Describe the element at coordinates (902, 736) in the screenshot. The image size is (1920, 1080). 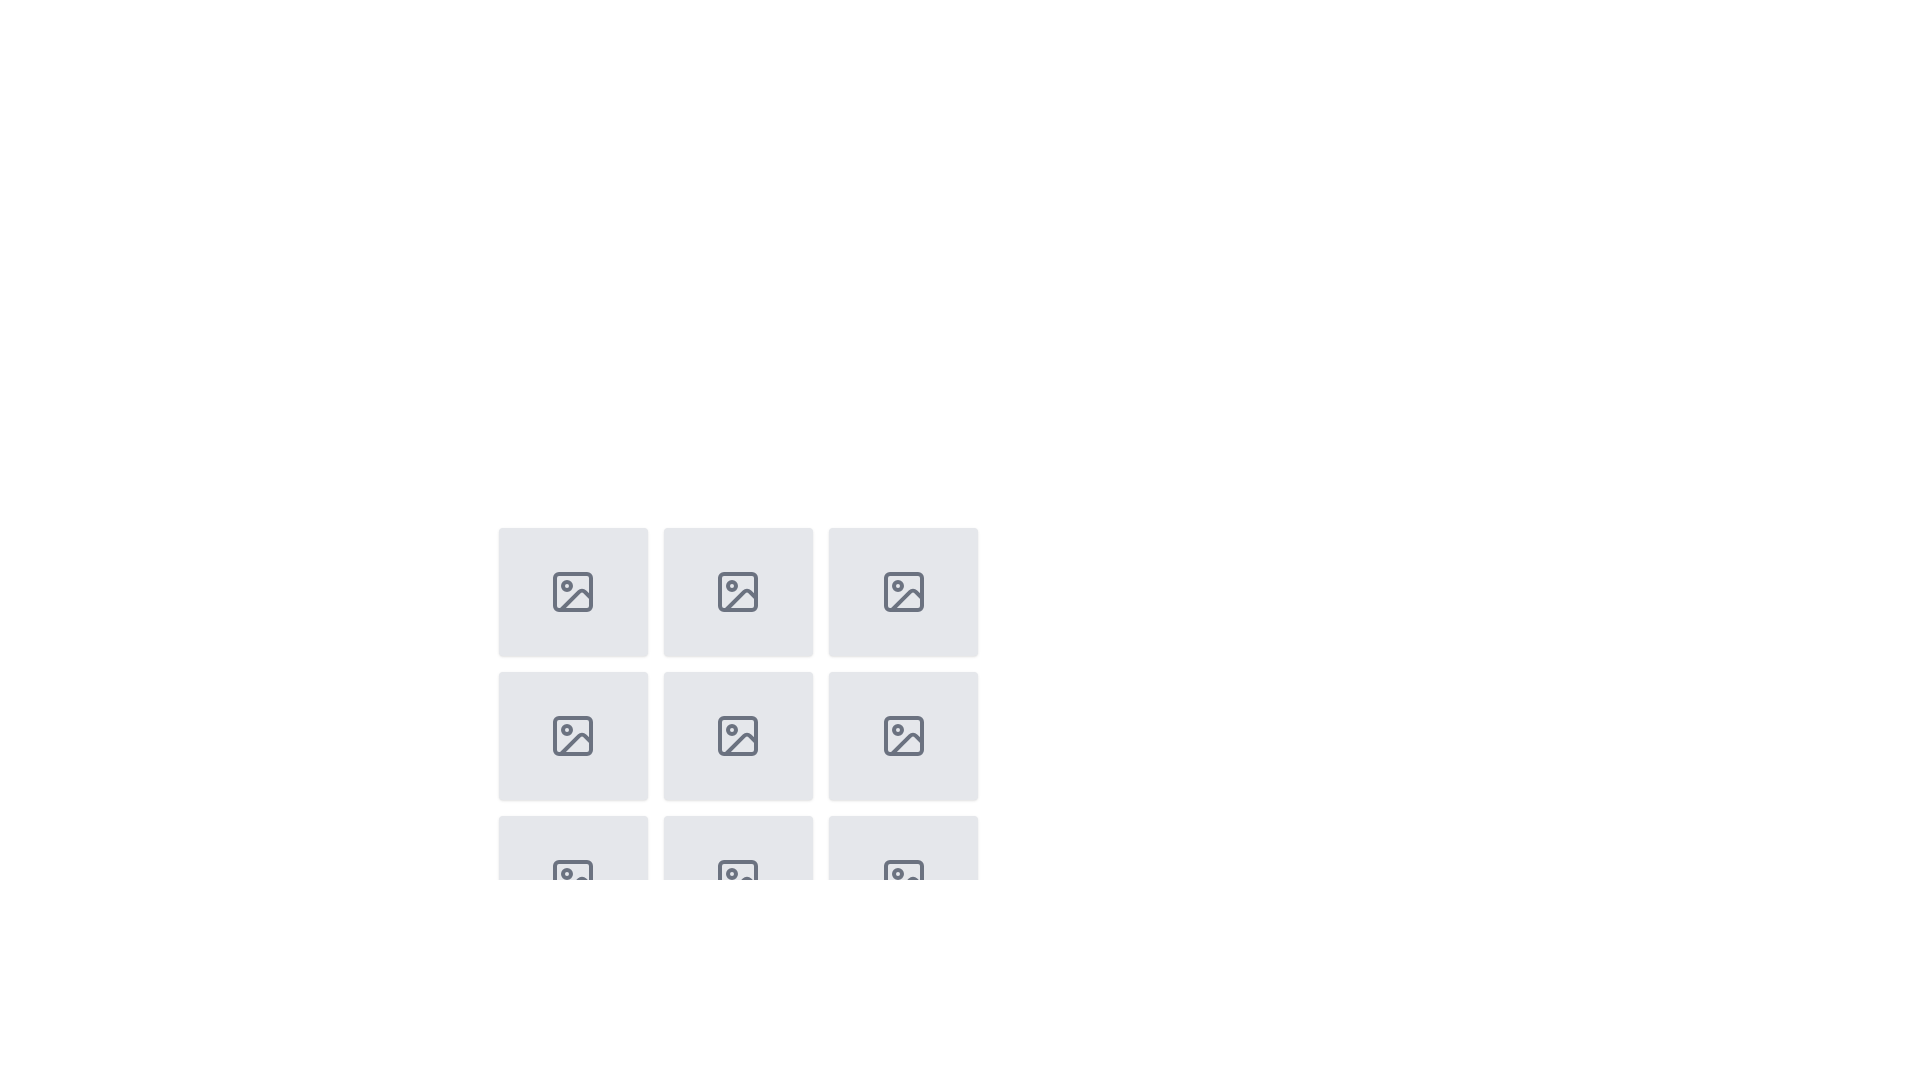
I see `the Icon component background, which is a rectangle with rounded corners styled with a gray outline, located in the fifth position of a three-row, three-column grid layout` at that location.